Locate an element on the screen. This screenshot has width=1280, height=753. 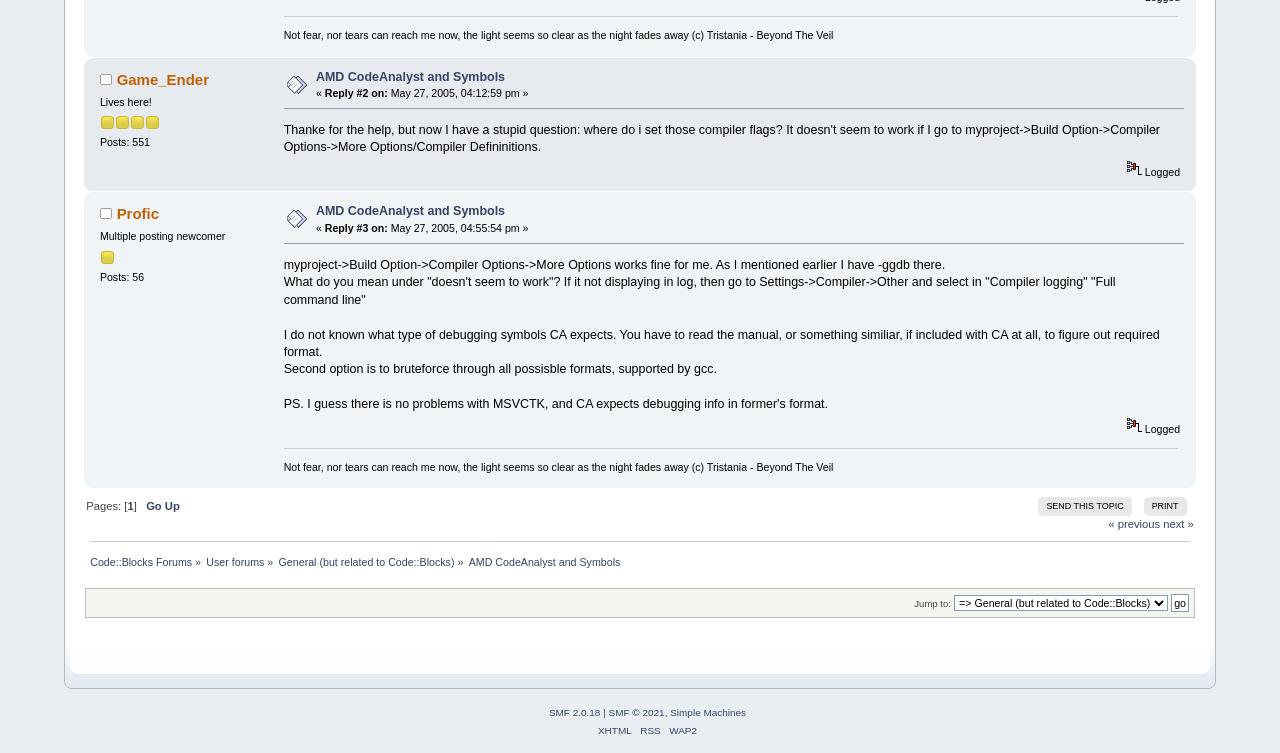
'next »' is located at coordinates (1177, 523).